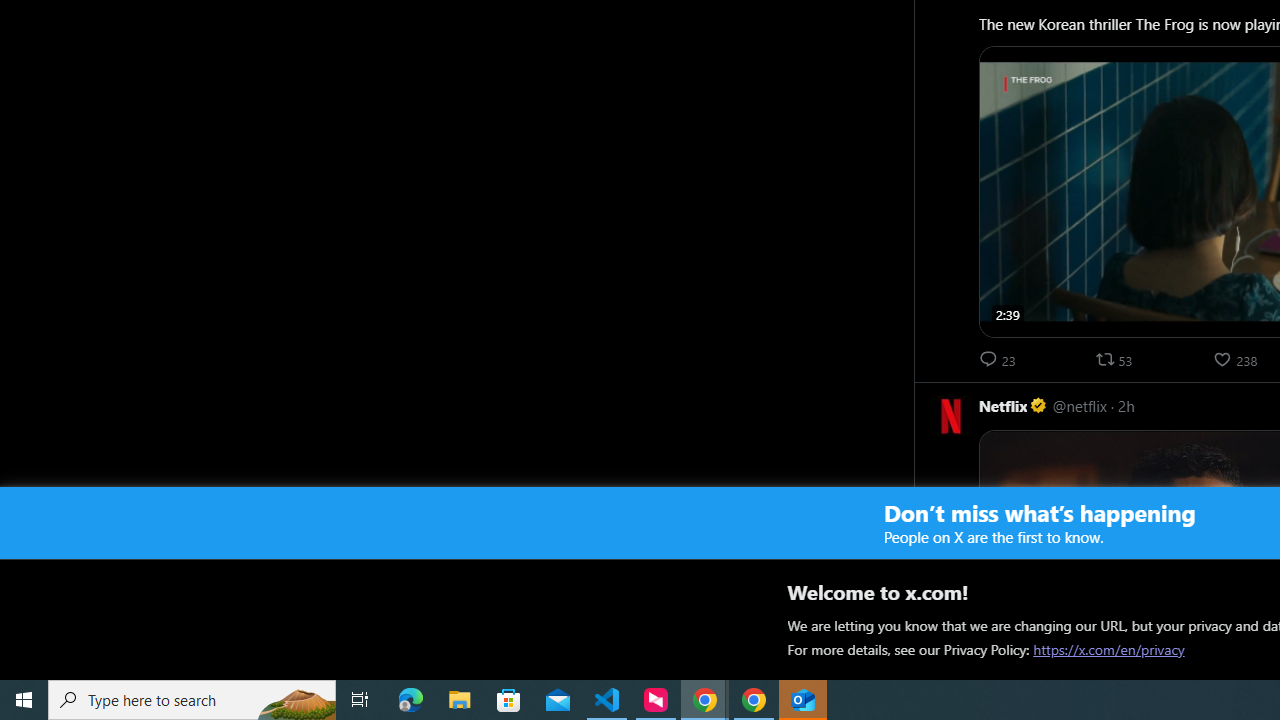 The height and width of the screenshot is (720, 1280). Describe the element at coordinates (1126, 405) in the screenshot. I see `'2 hours ago'` at that location.